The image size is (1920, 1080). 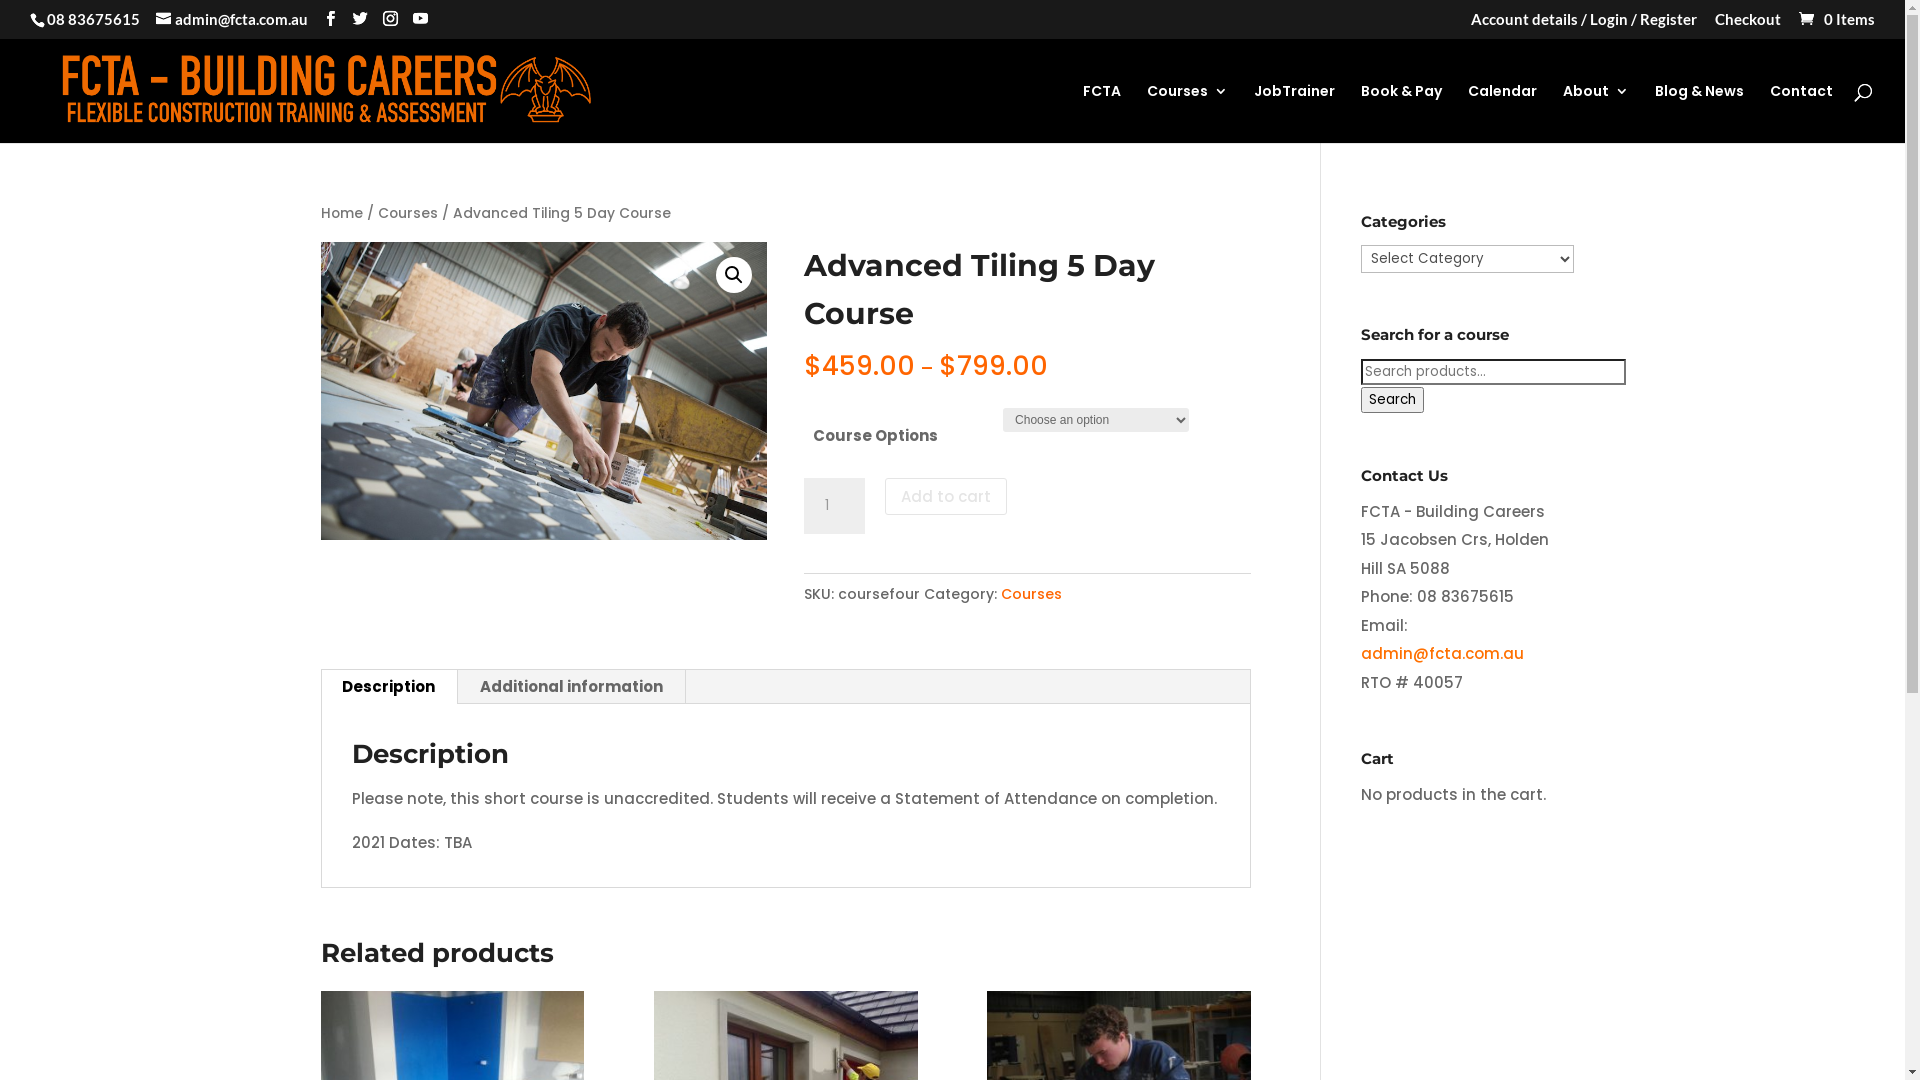 What do you see at coordinates (1101, 113) in the screenshot?
I see `'FCTA'` at bounding box center [1101, 113].